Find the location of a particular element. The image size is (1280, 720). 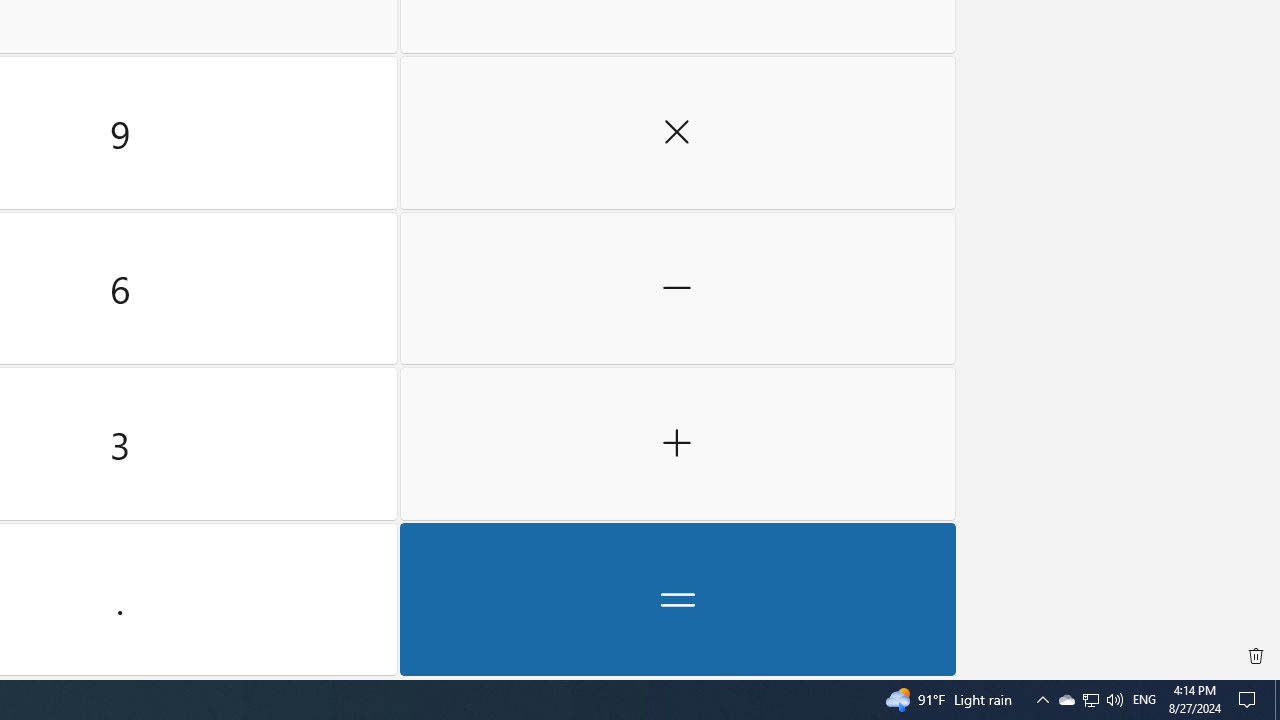

'Notification Chevron' is located at coordinates (1041, 698).